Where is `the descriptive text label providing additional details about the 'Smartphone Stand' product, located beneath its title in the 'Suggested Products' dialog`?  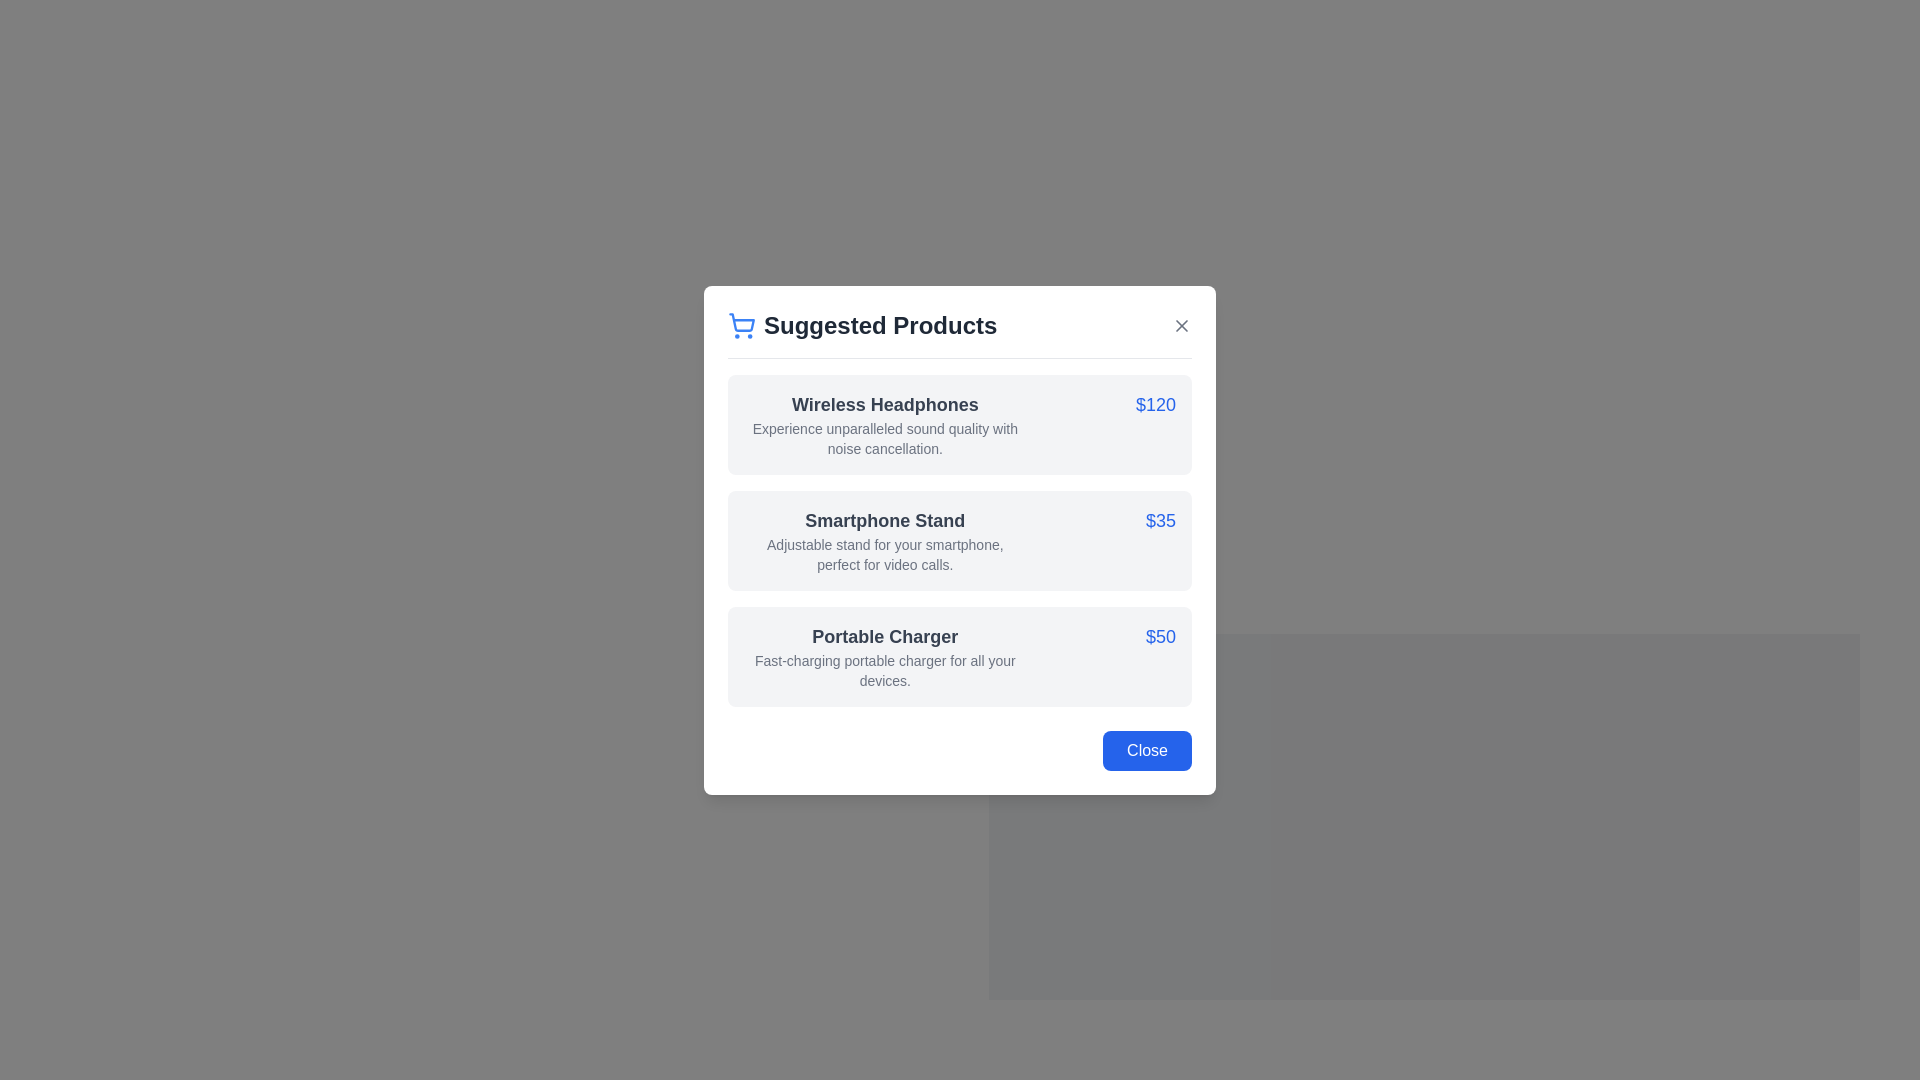 the descriptive text label providing additional details about the 'Smartphone Stand' product, located beneath its title in the 'Suggested Products' dialog is located at coordinates (884, 554).